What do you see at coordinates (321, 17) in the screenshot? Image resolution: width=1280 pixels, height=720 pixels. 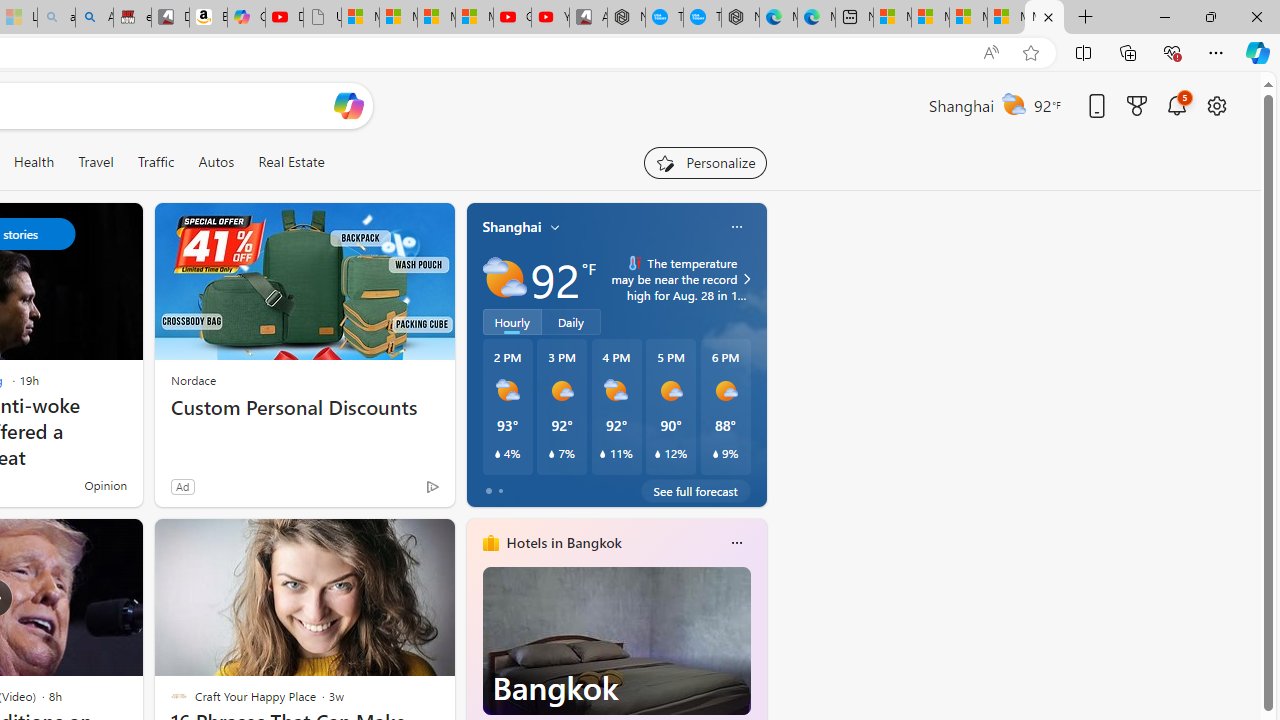 I see `'Untitled'` at bounding box center [321, 17].